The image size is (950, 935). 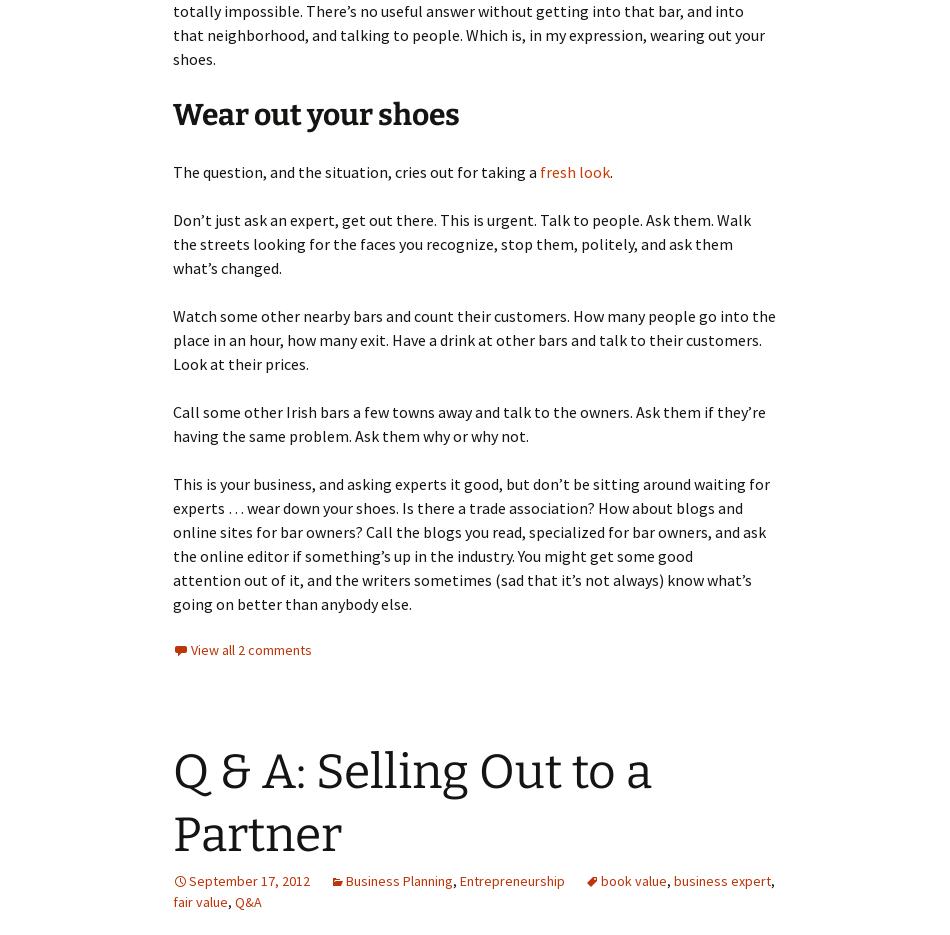 What do you see at coordinates (398, 879) in the screenshot?
I see `'Business Planning'` at bounding box center [398, 879].